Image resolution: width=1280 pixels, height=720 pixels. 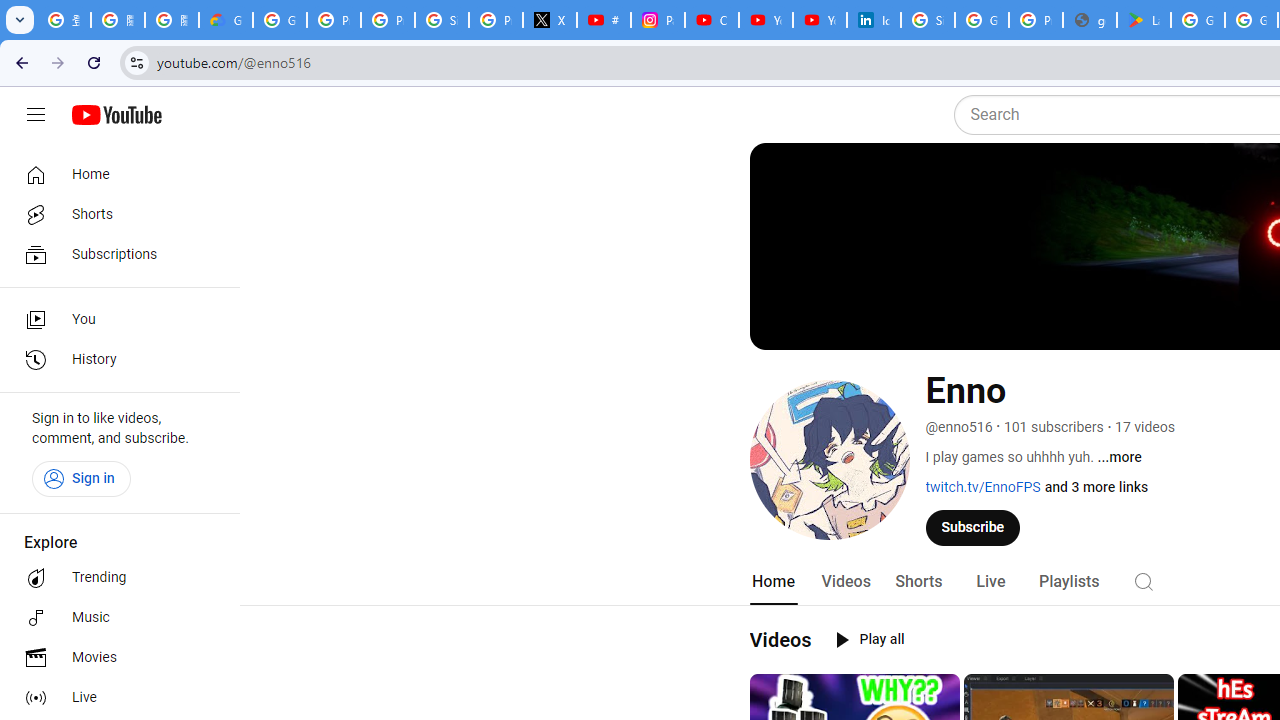 I want to click on 'twitch.tv/EnnoFPS', so click(x=983, y=487).